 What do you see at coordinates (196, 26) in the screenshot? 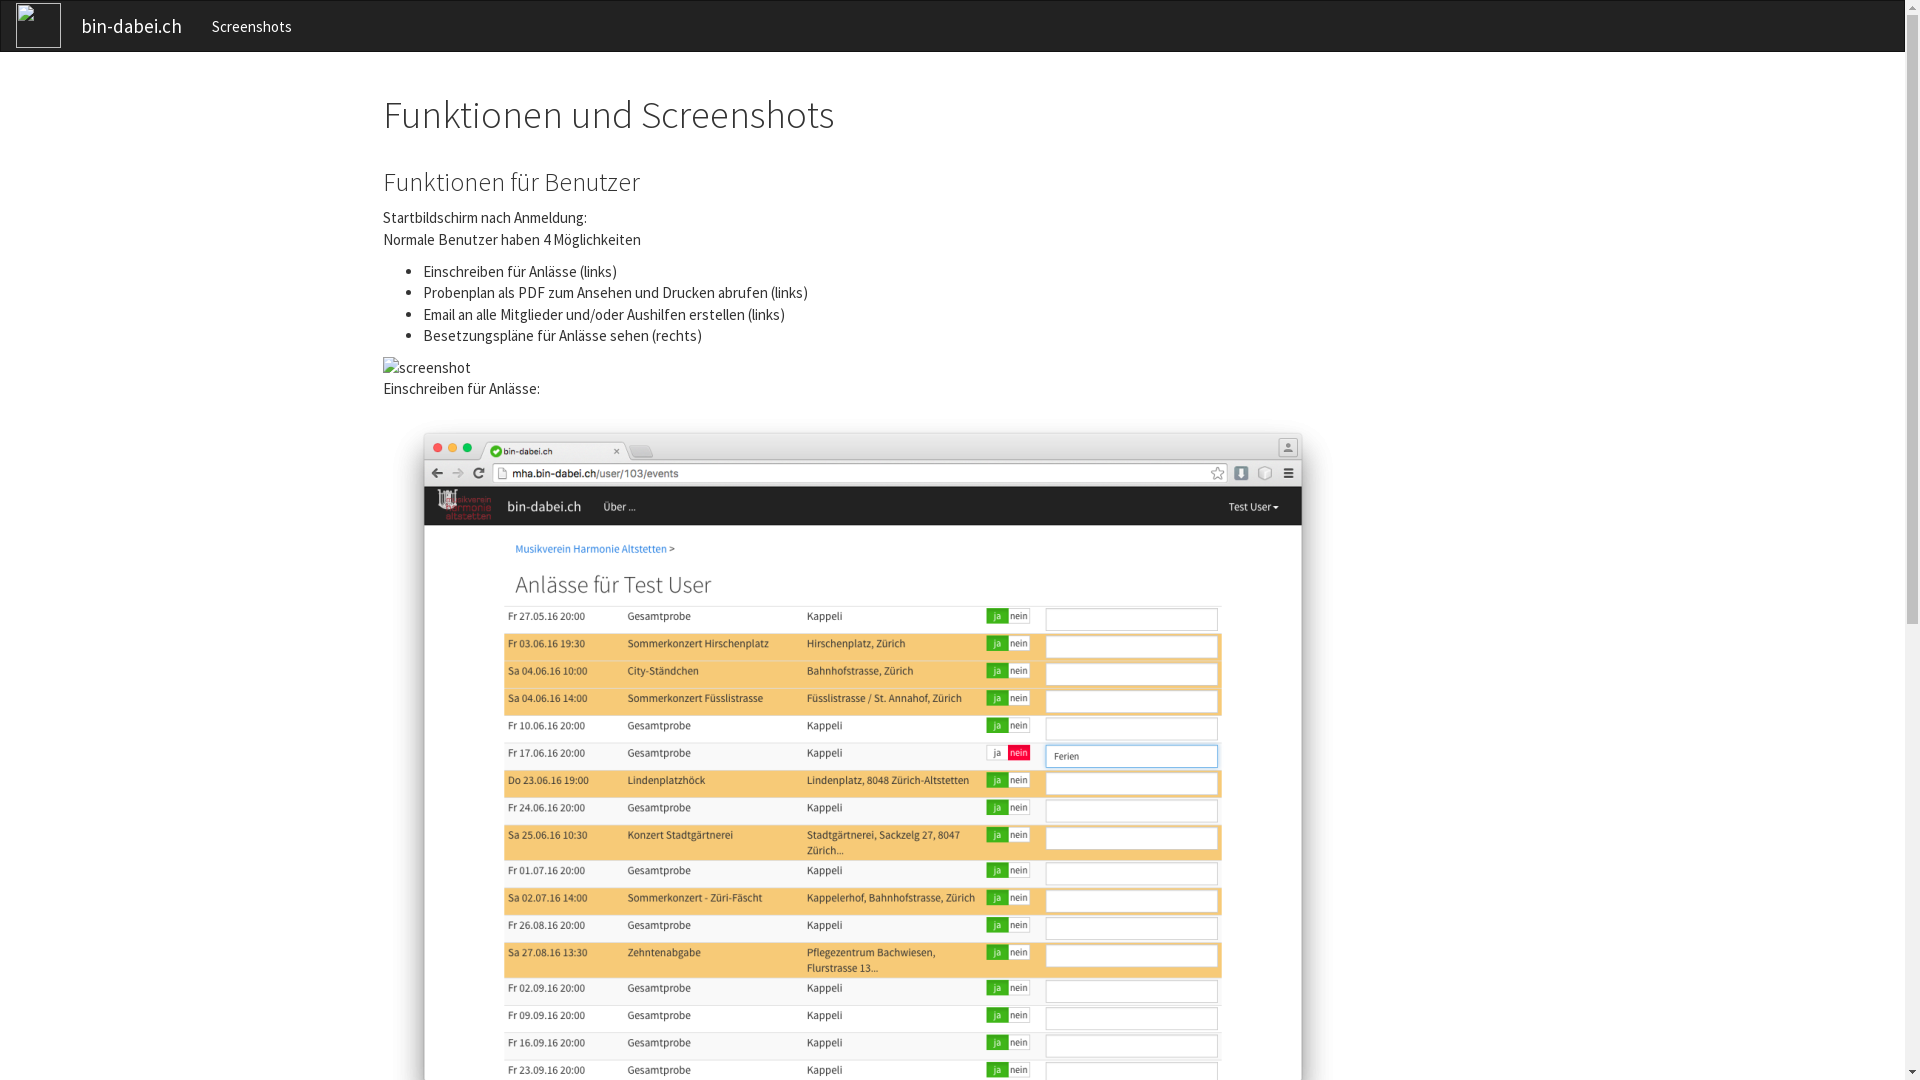
I see `'Screenshots'` at bounding box center [196, 26].